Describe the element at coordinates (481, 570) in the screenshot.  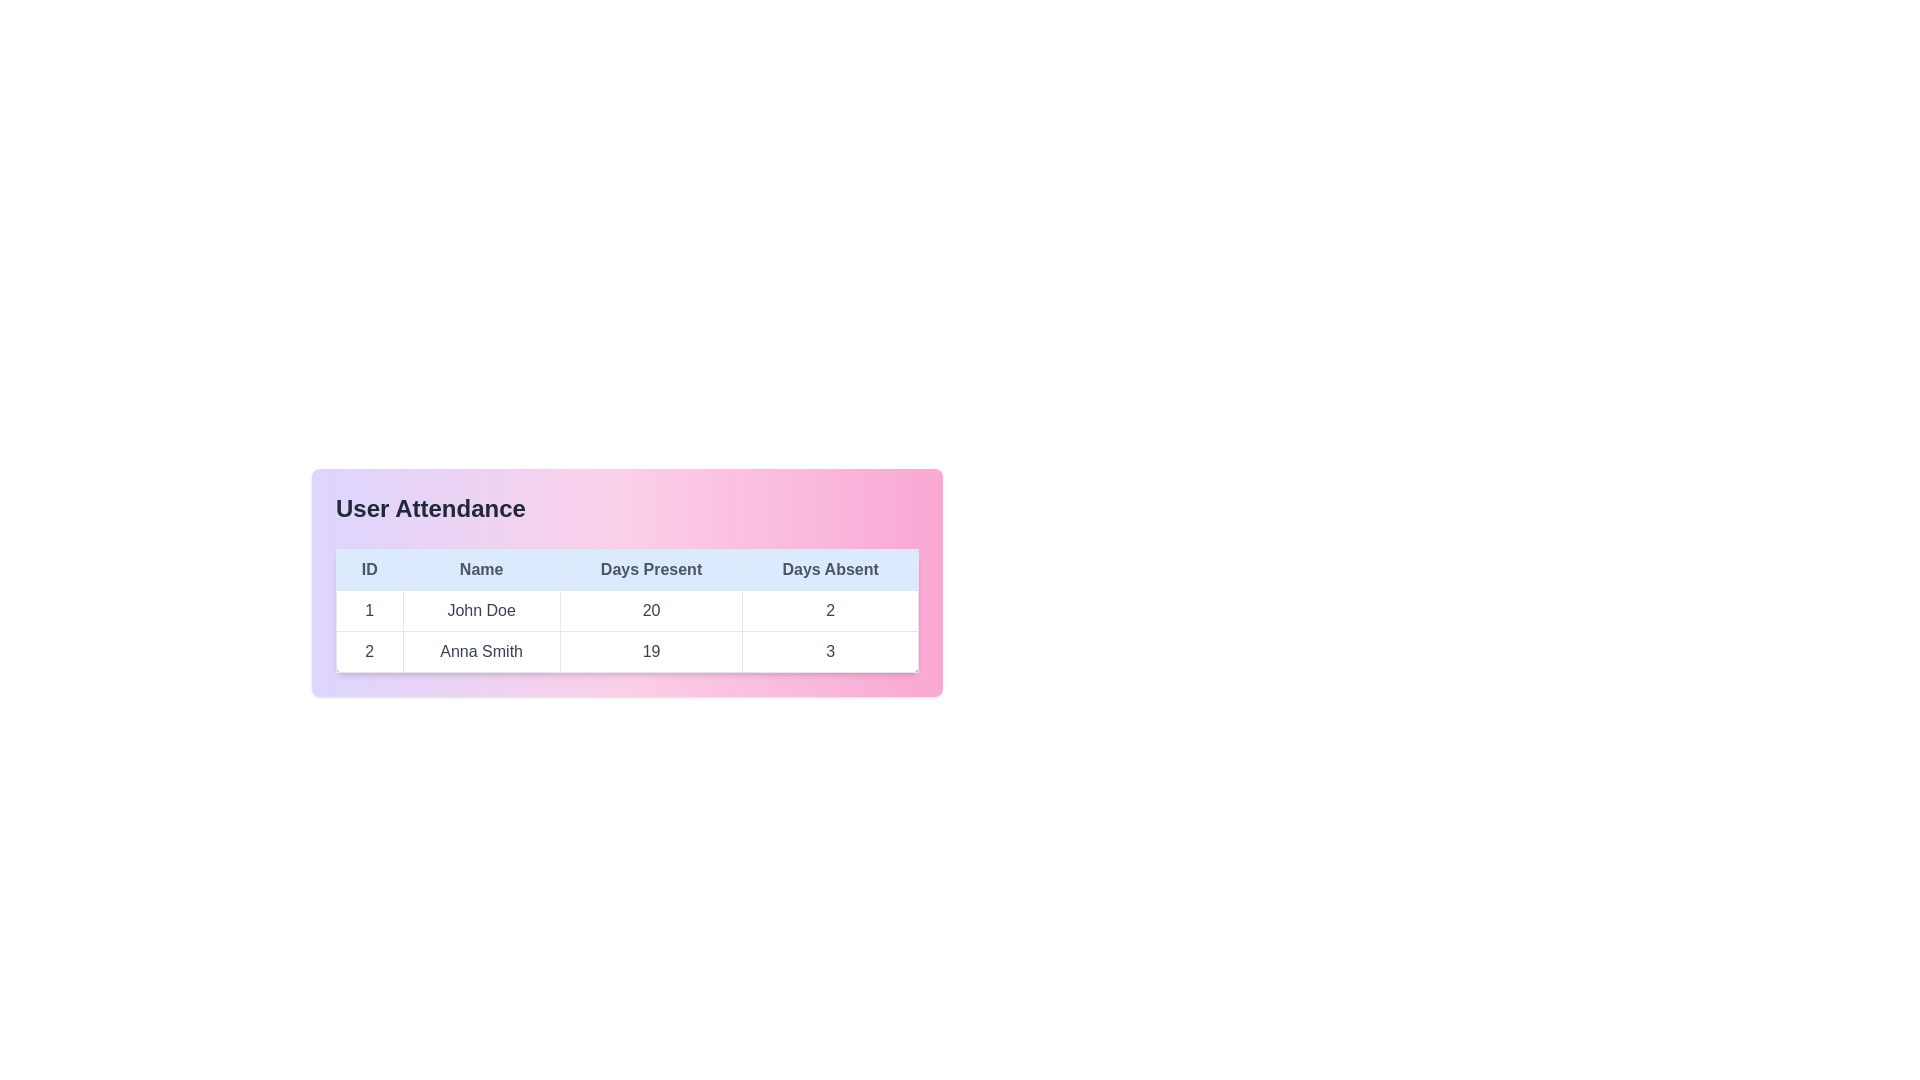
I see `text of the 'Name' label in the second column header of the table, which is styled with a light blue background and centered text` at that location.